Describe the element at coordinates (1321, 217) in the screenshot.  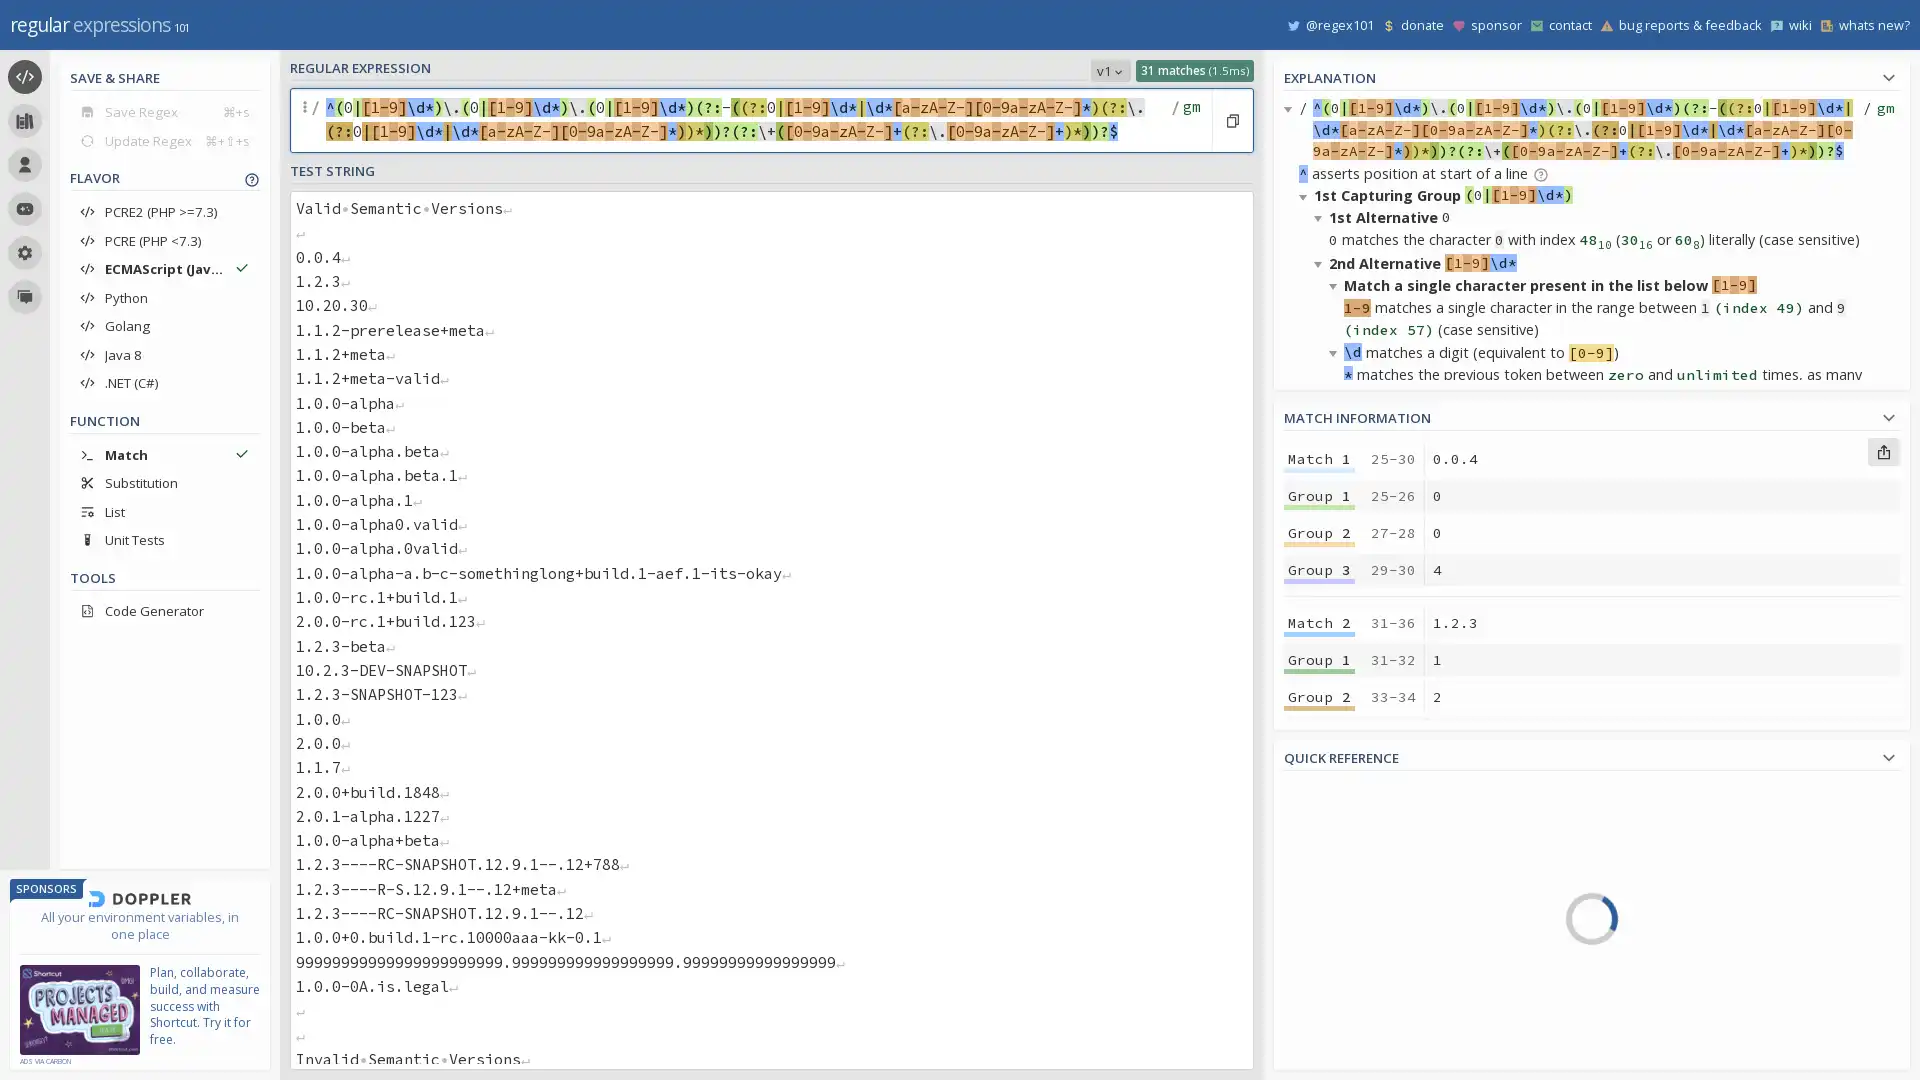
I see `Collapse Subtree` at that location.